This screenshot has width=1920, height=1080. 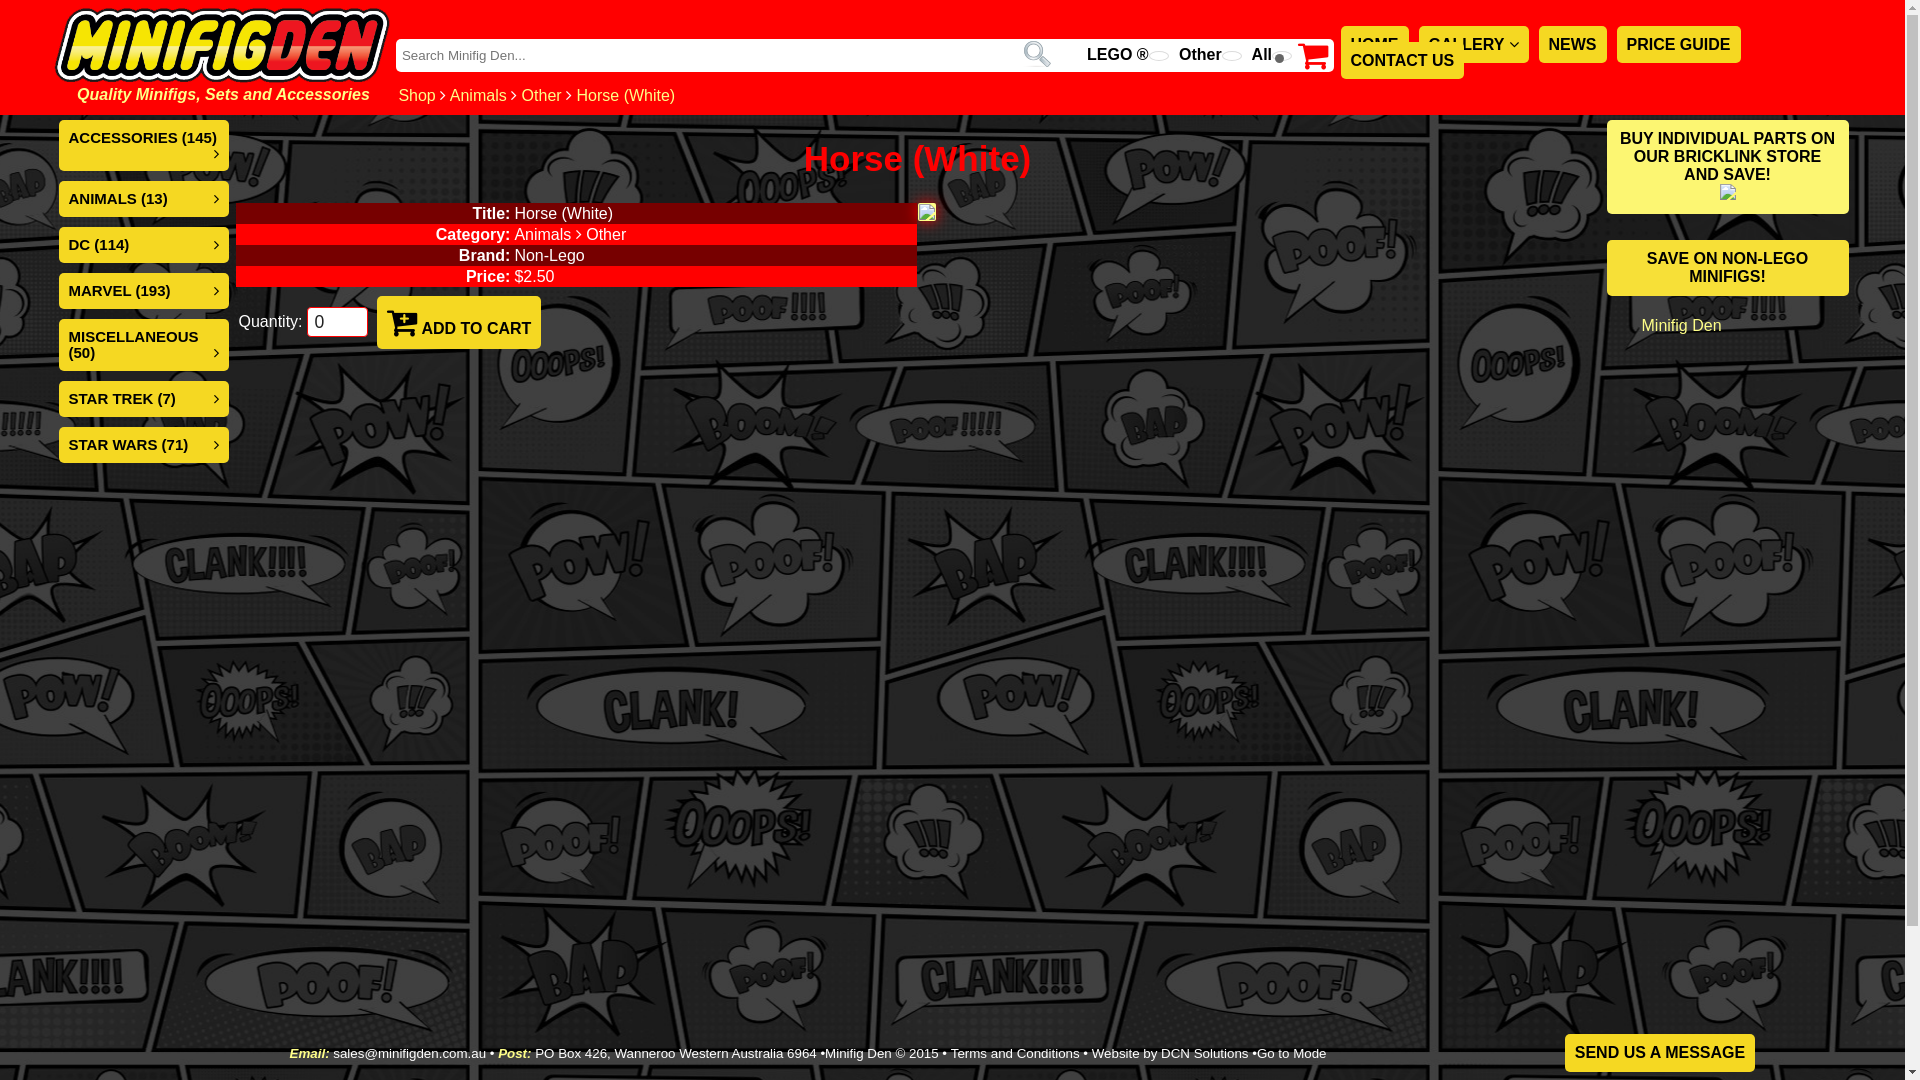 I want to click on 'HOME', so click(x=1372, y=44).